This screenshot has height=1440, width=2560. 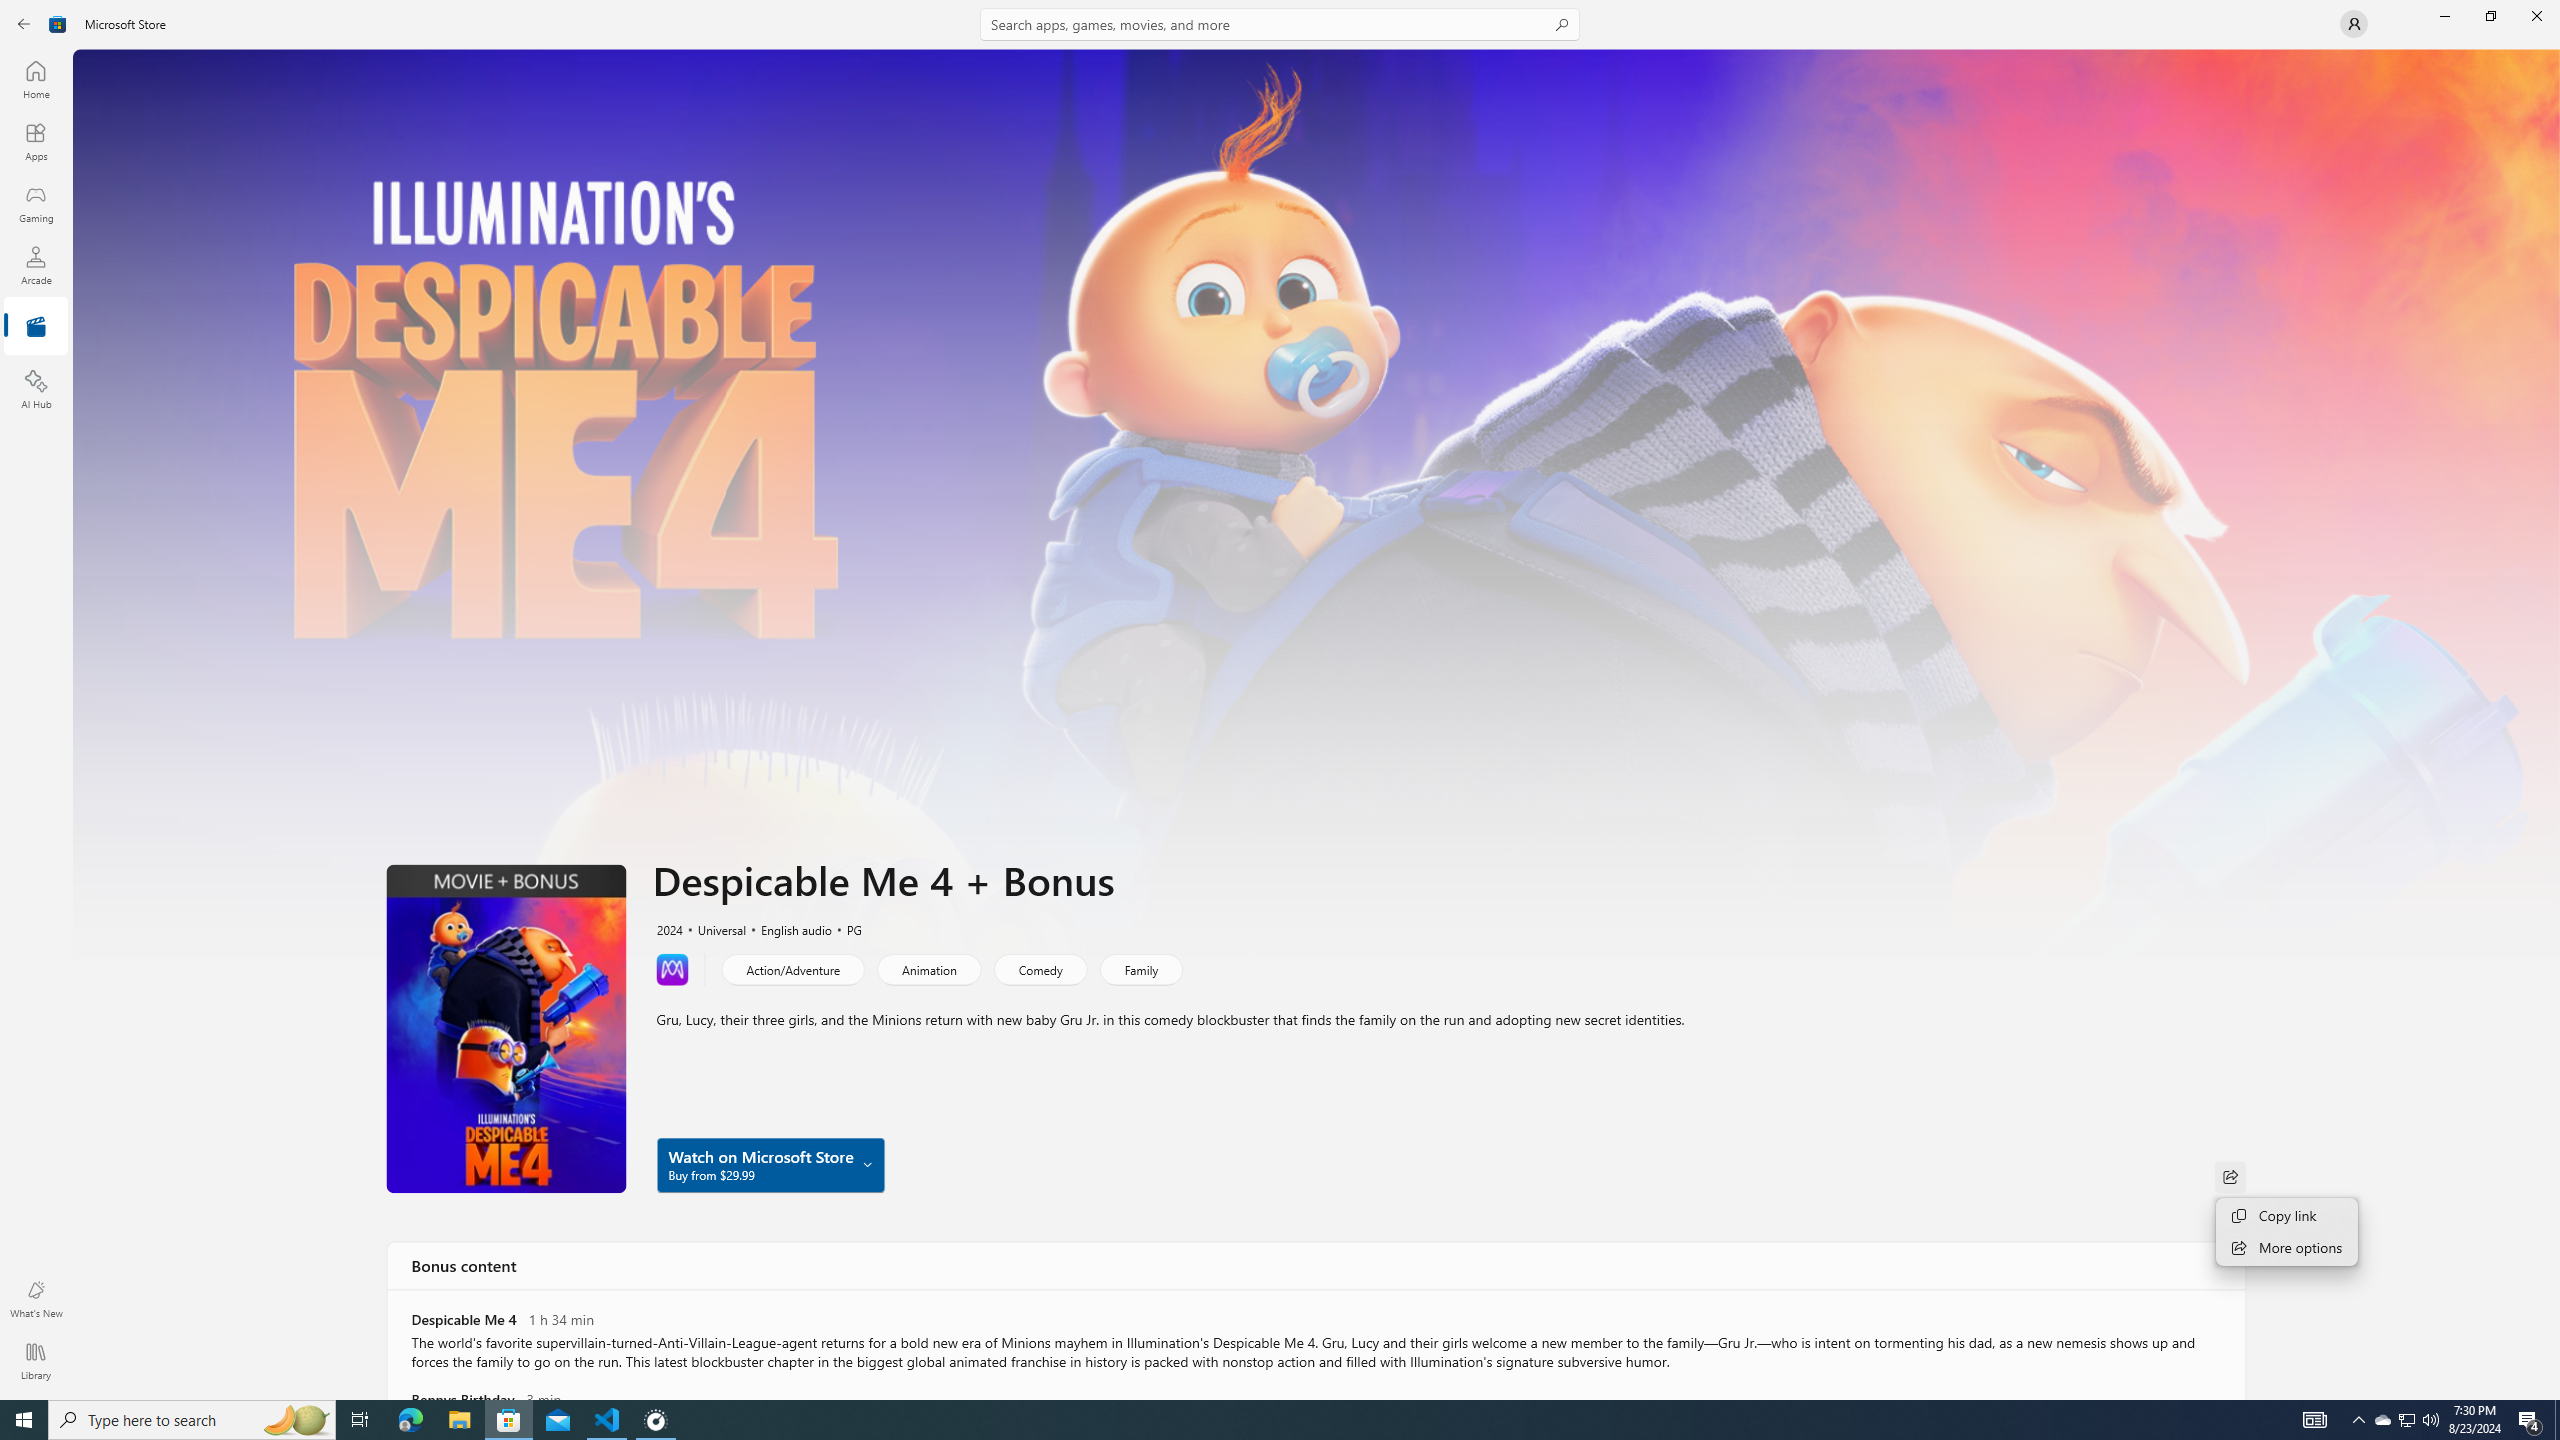 I want to click on 'User profile', so click(x=2352, y=22).